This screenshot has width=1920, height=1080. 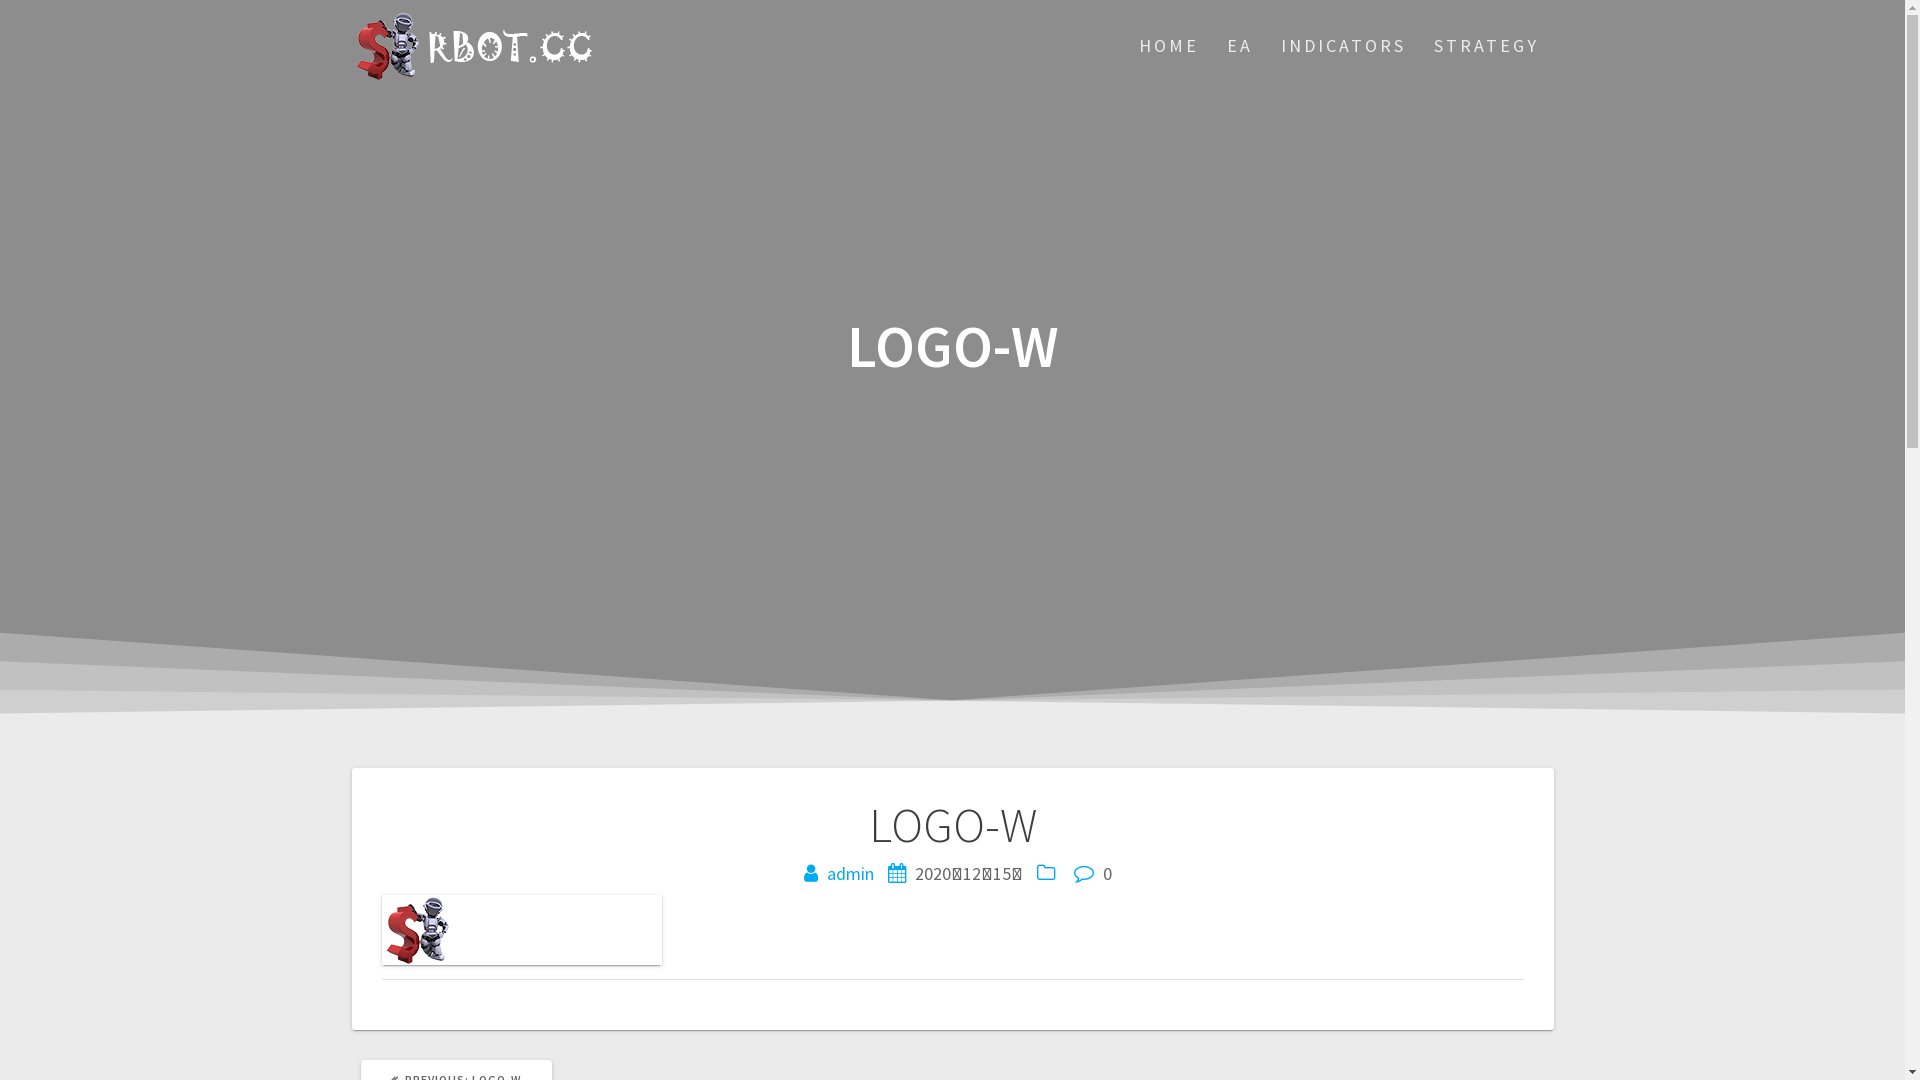 What do you see at coordinates (1138, 45) in the screenshot?
I see `'HOME'` at bounding box center [1138, 45].